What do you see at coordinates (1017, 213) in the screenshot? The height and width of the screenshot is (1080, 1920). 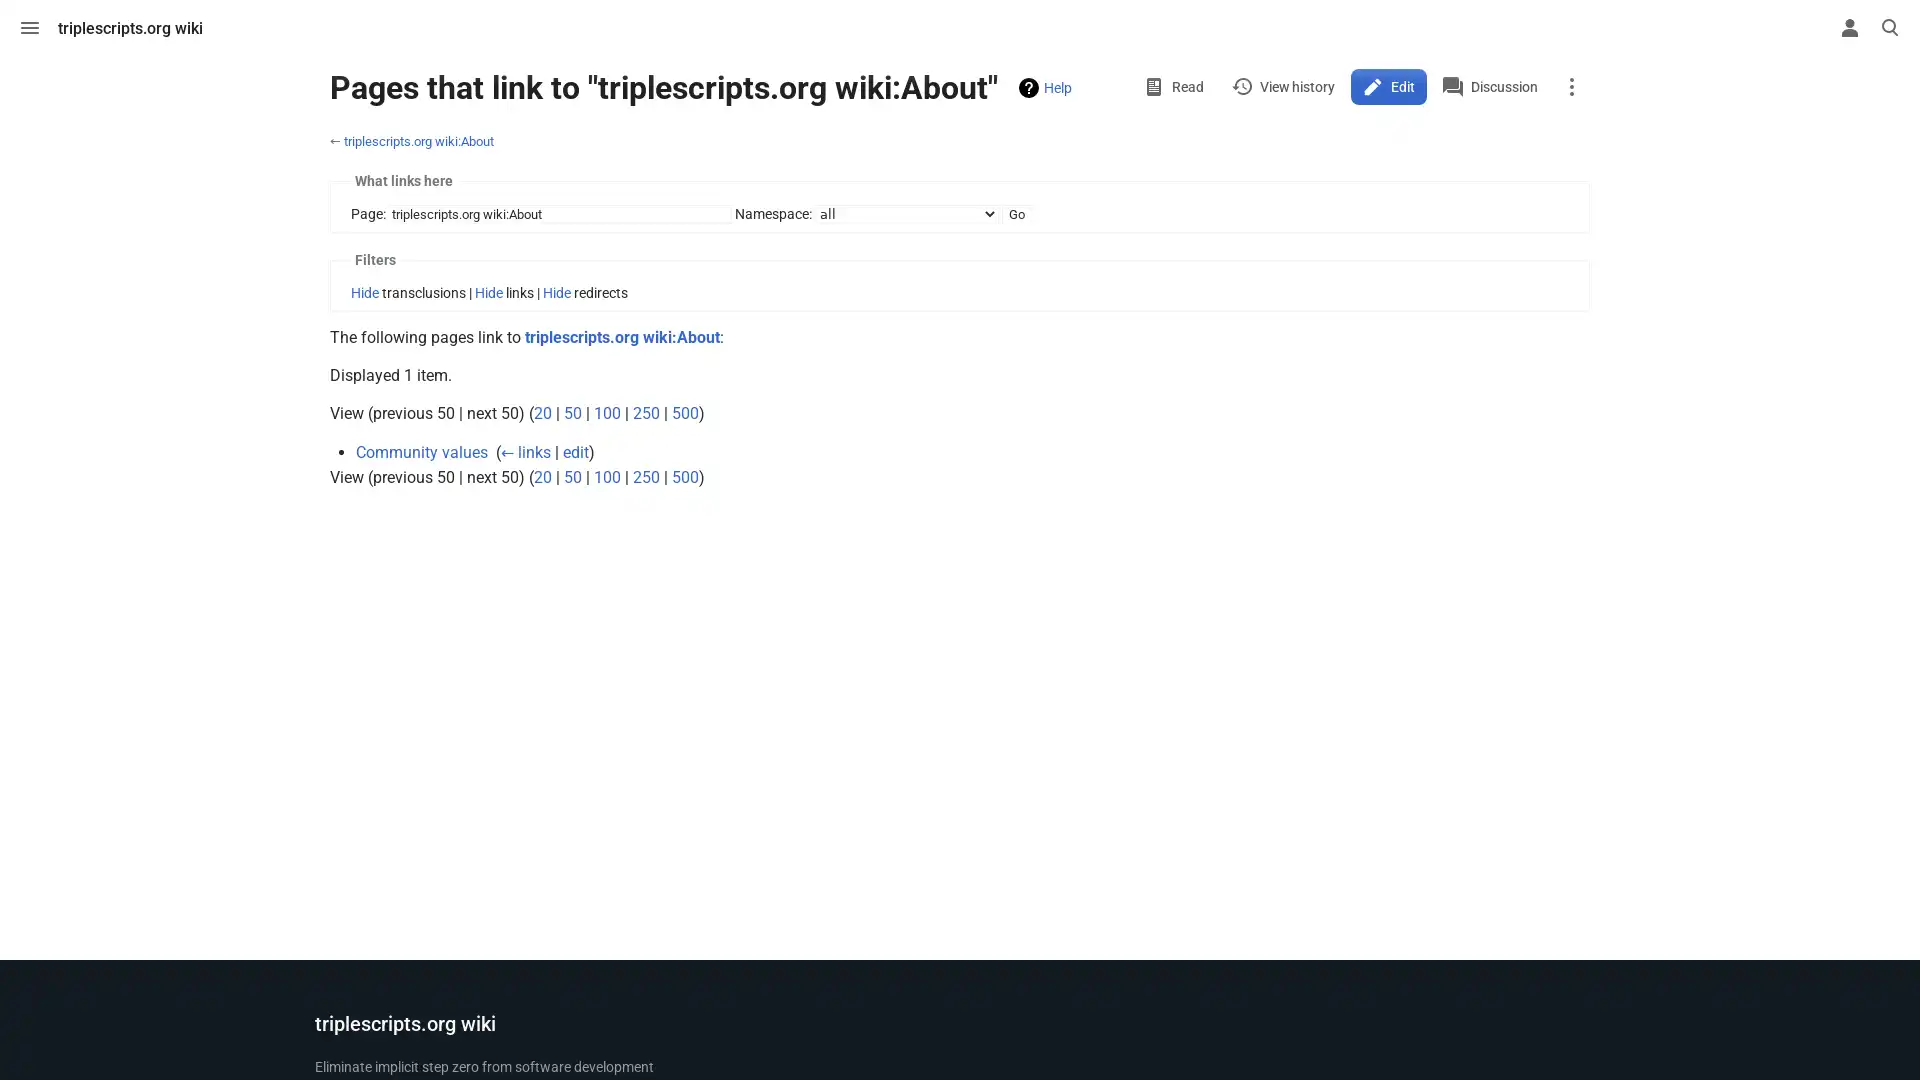 I see `Go` at bounding box center [1017, 213].